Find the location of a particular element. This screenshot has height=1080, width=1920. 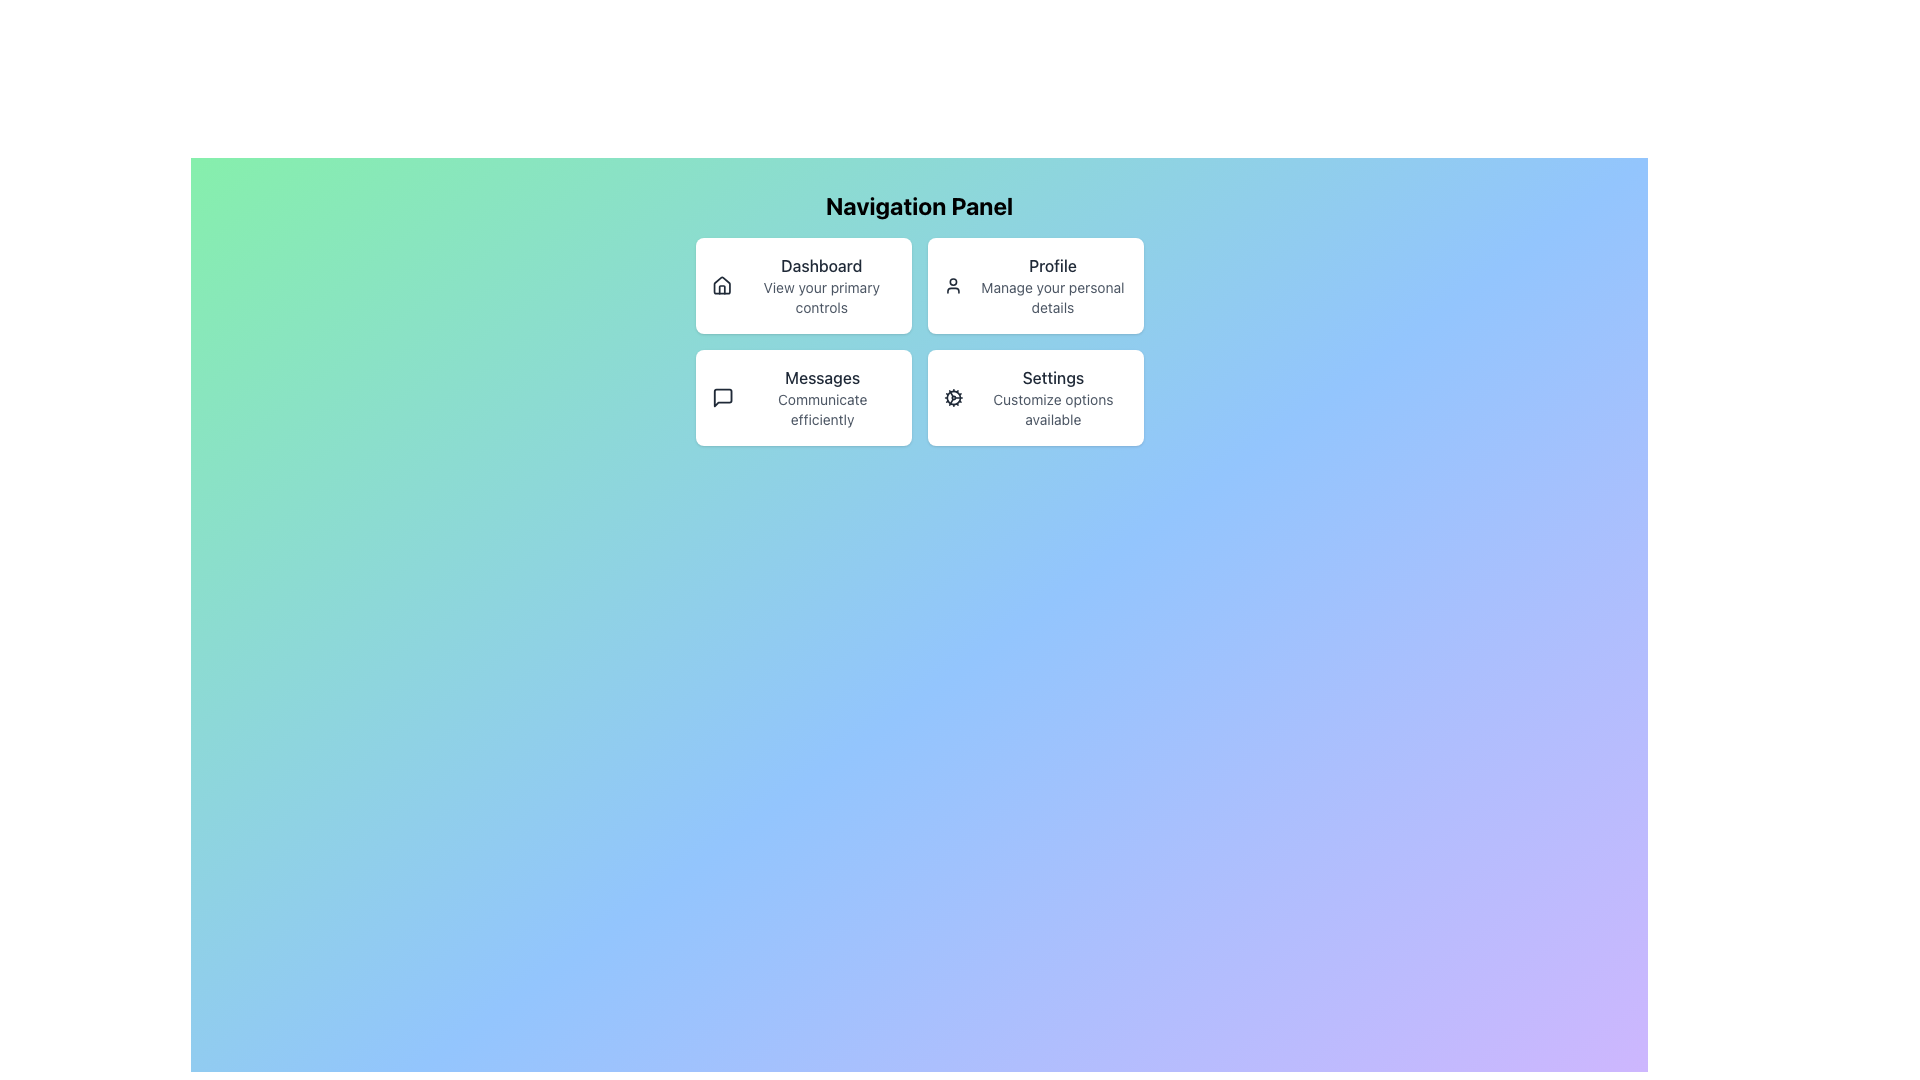

the 'Settings' text label which serves as a heading for the customization options section is located at coordinates (1052, 378).